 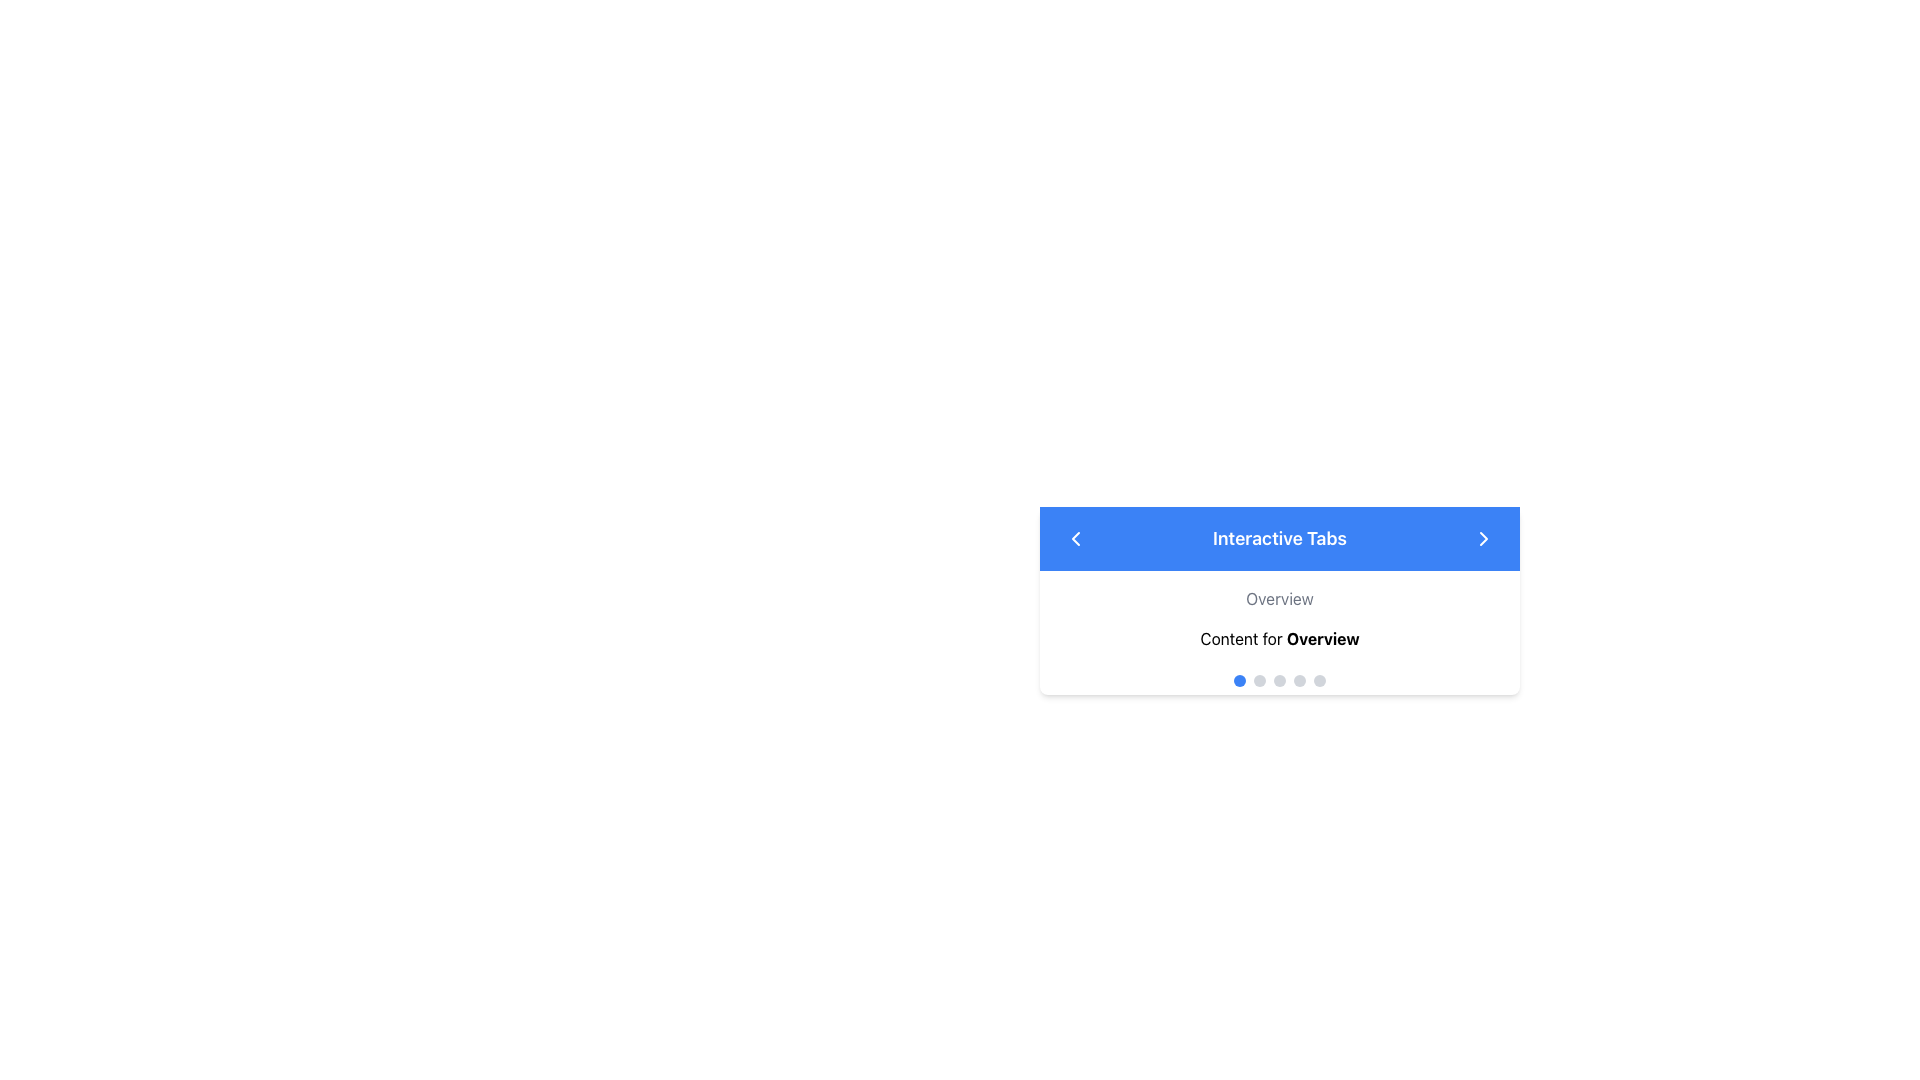 I want to click on the circular button with a right-pointing chevron icon located on the far right side of the blue header bar labeled 'Interactive Tabs', so click(x=1483, y=538).